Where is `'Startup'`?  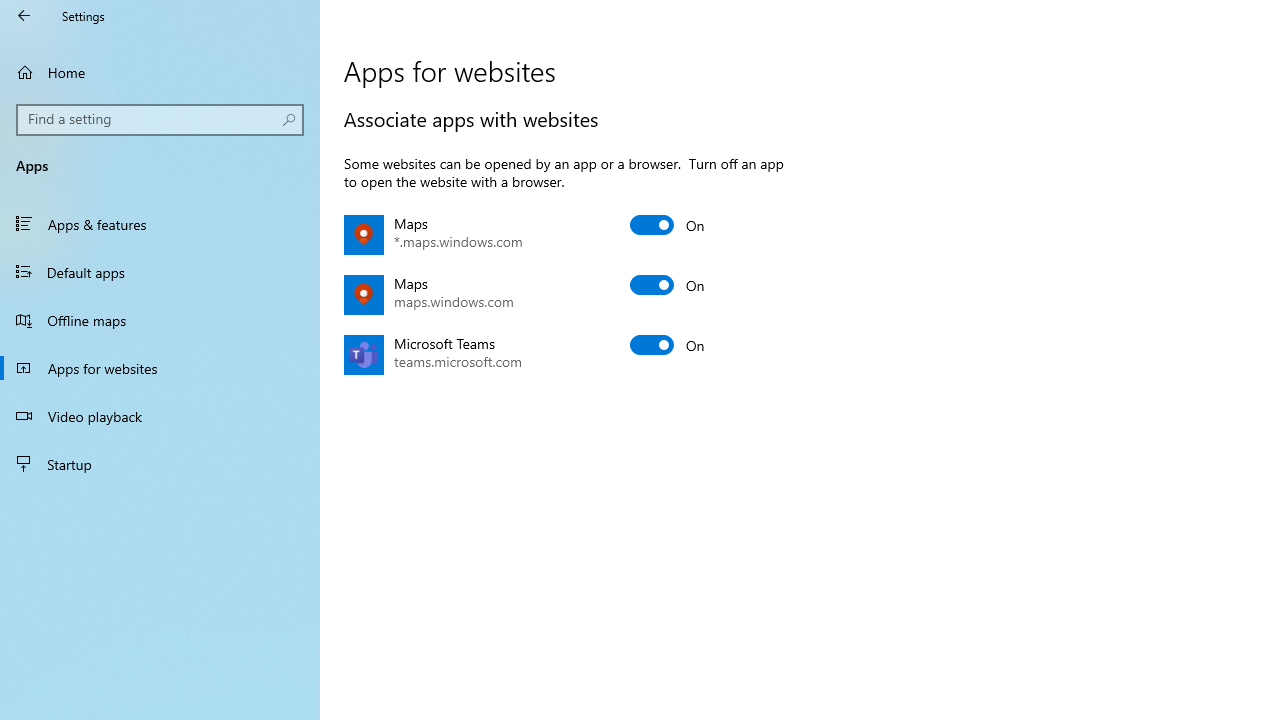
'Startup' is located at coordinates (160, 464).